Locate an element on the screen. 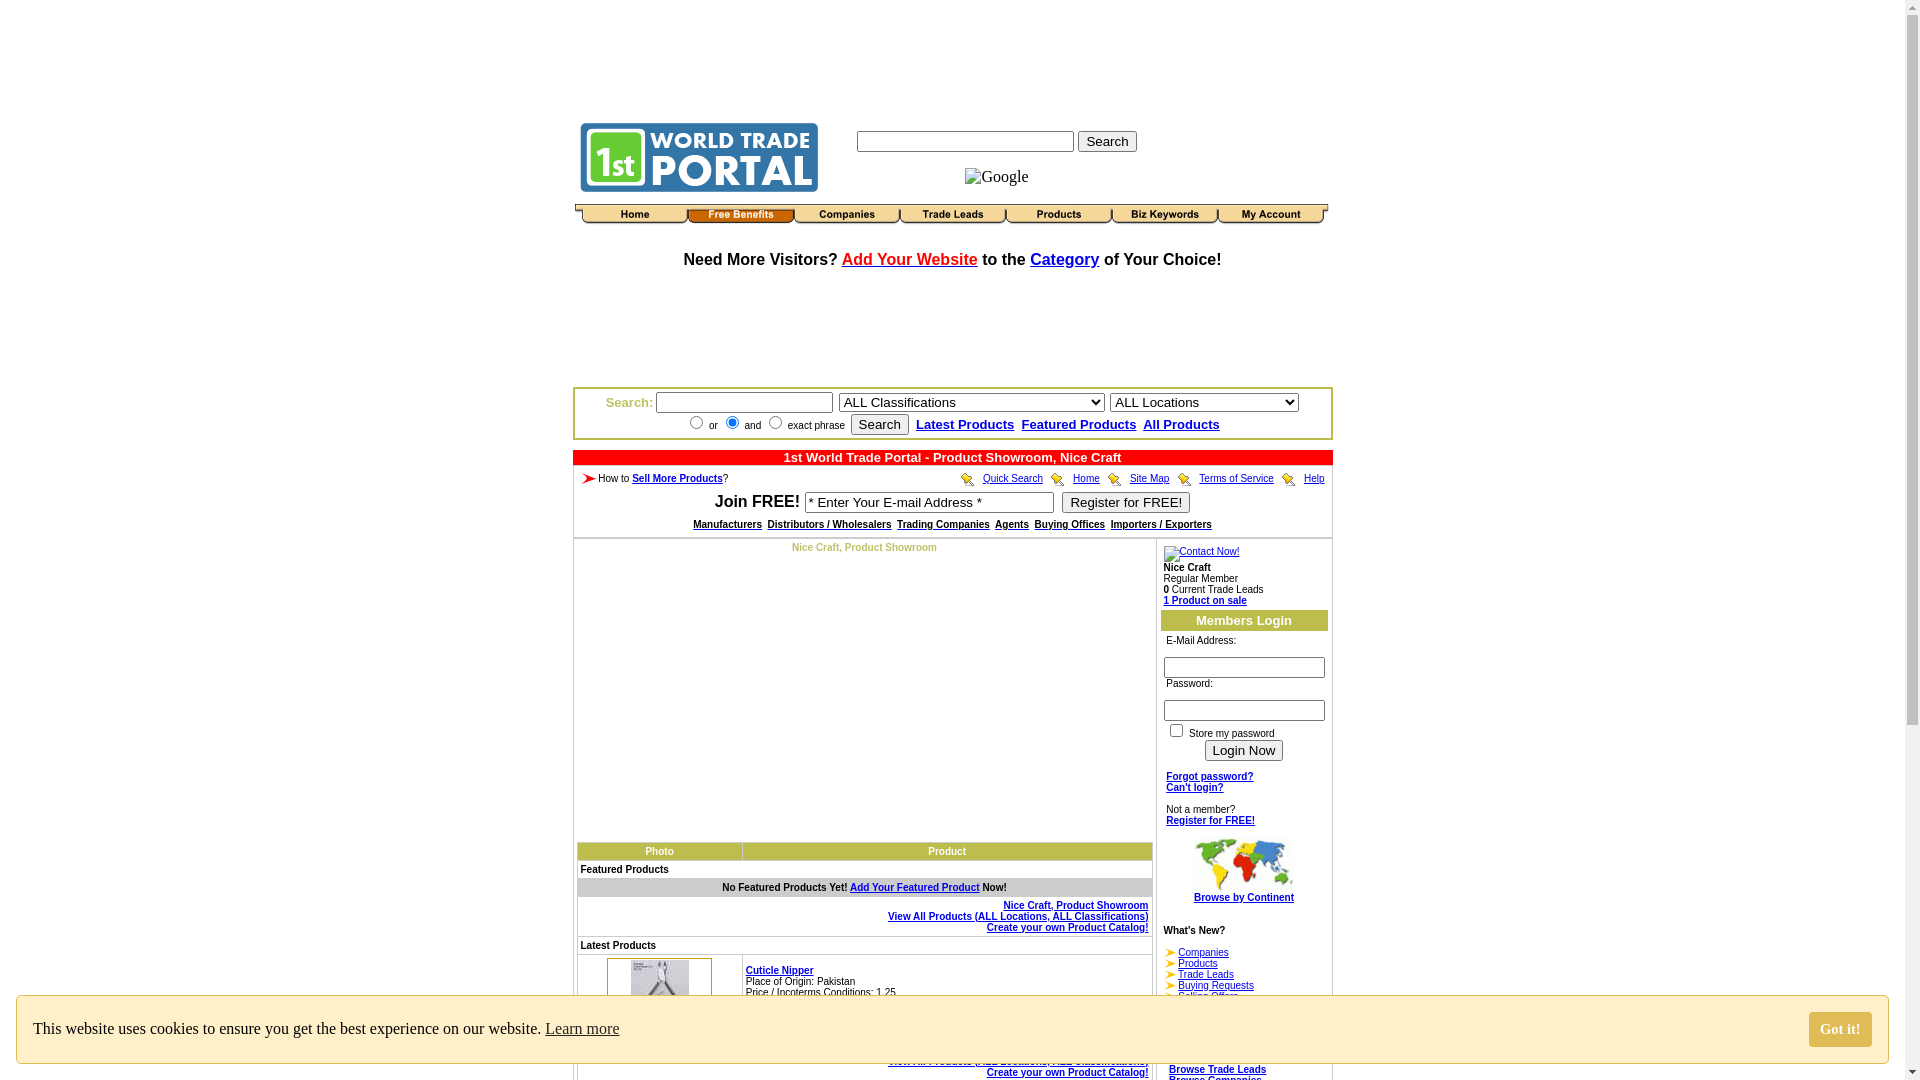  'Selling Offers' is located at coordinates (1207, 996).